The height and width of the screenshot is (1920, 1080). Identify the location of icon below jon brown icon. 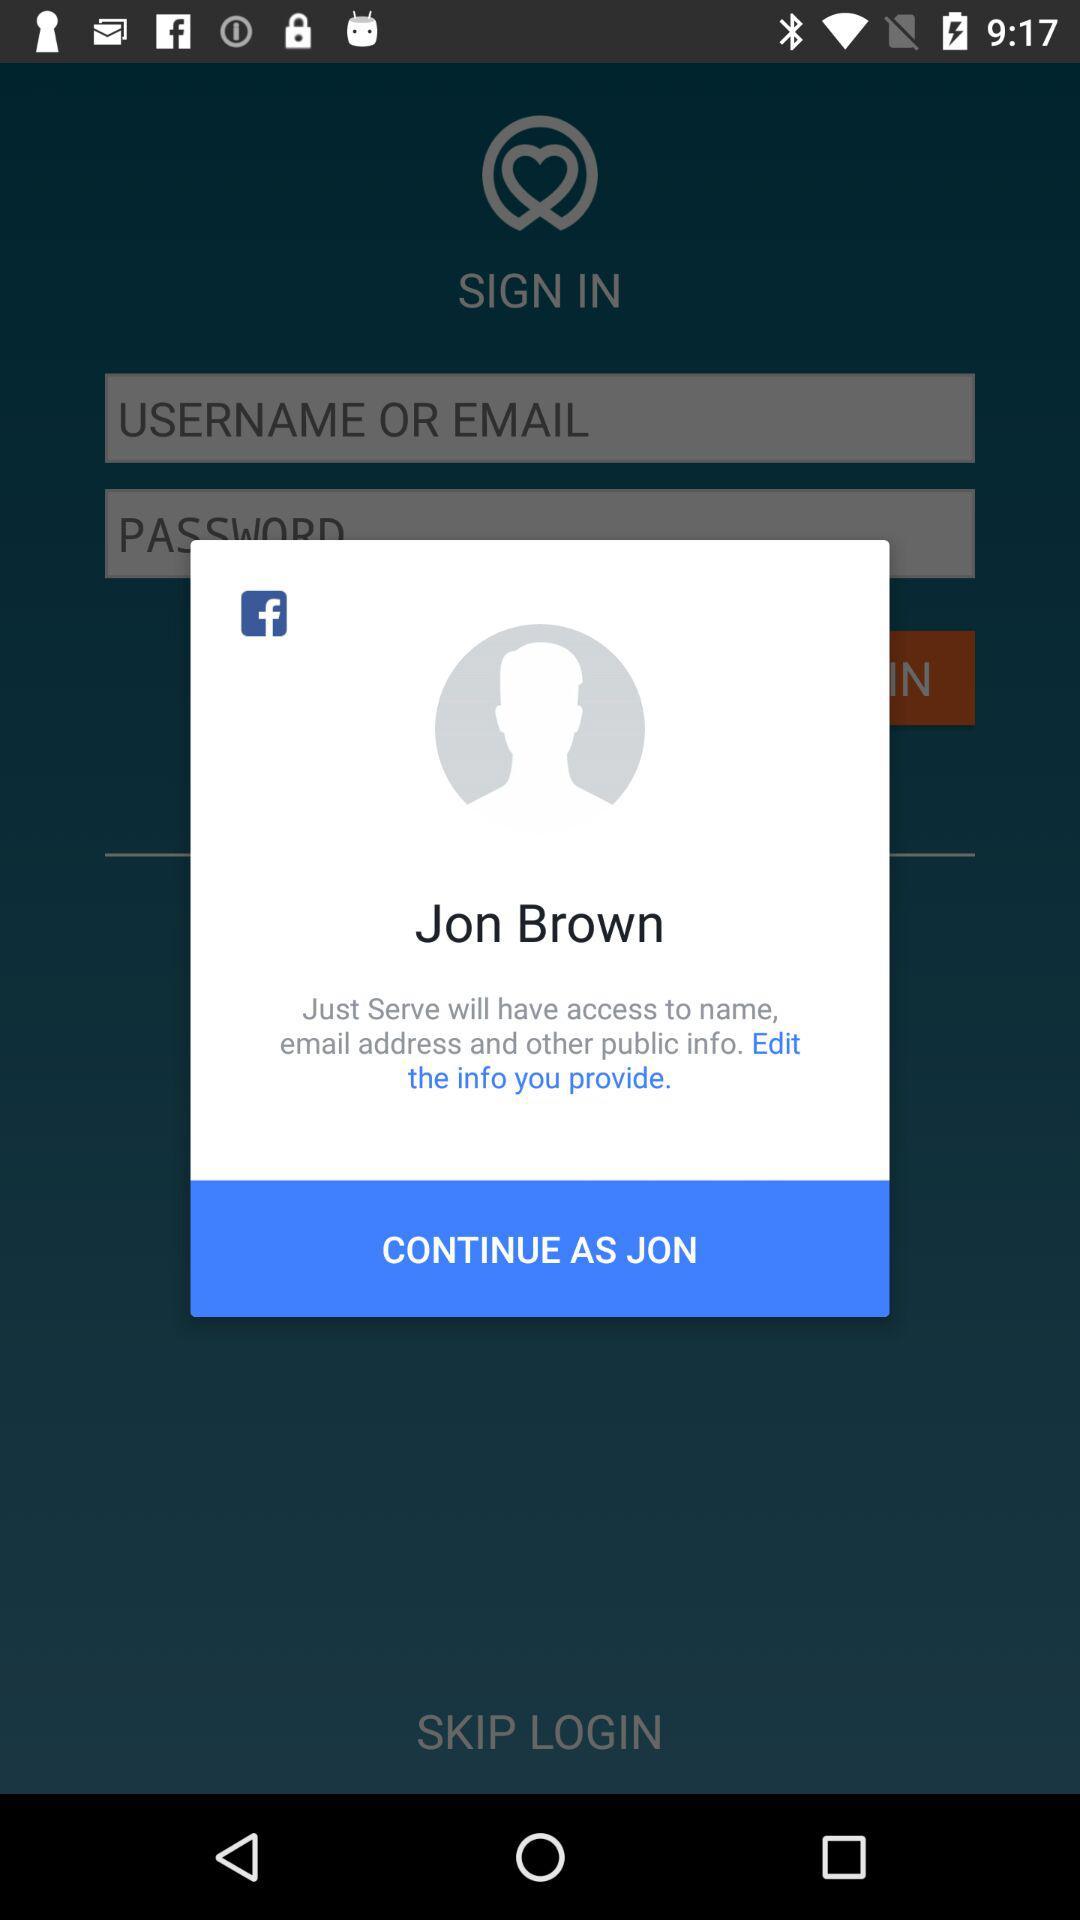
(540, 1041).